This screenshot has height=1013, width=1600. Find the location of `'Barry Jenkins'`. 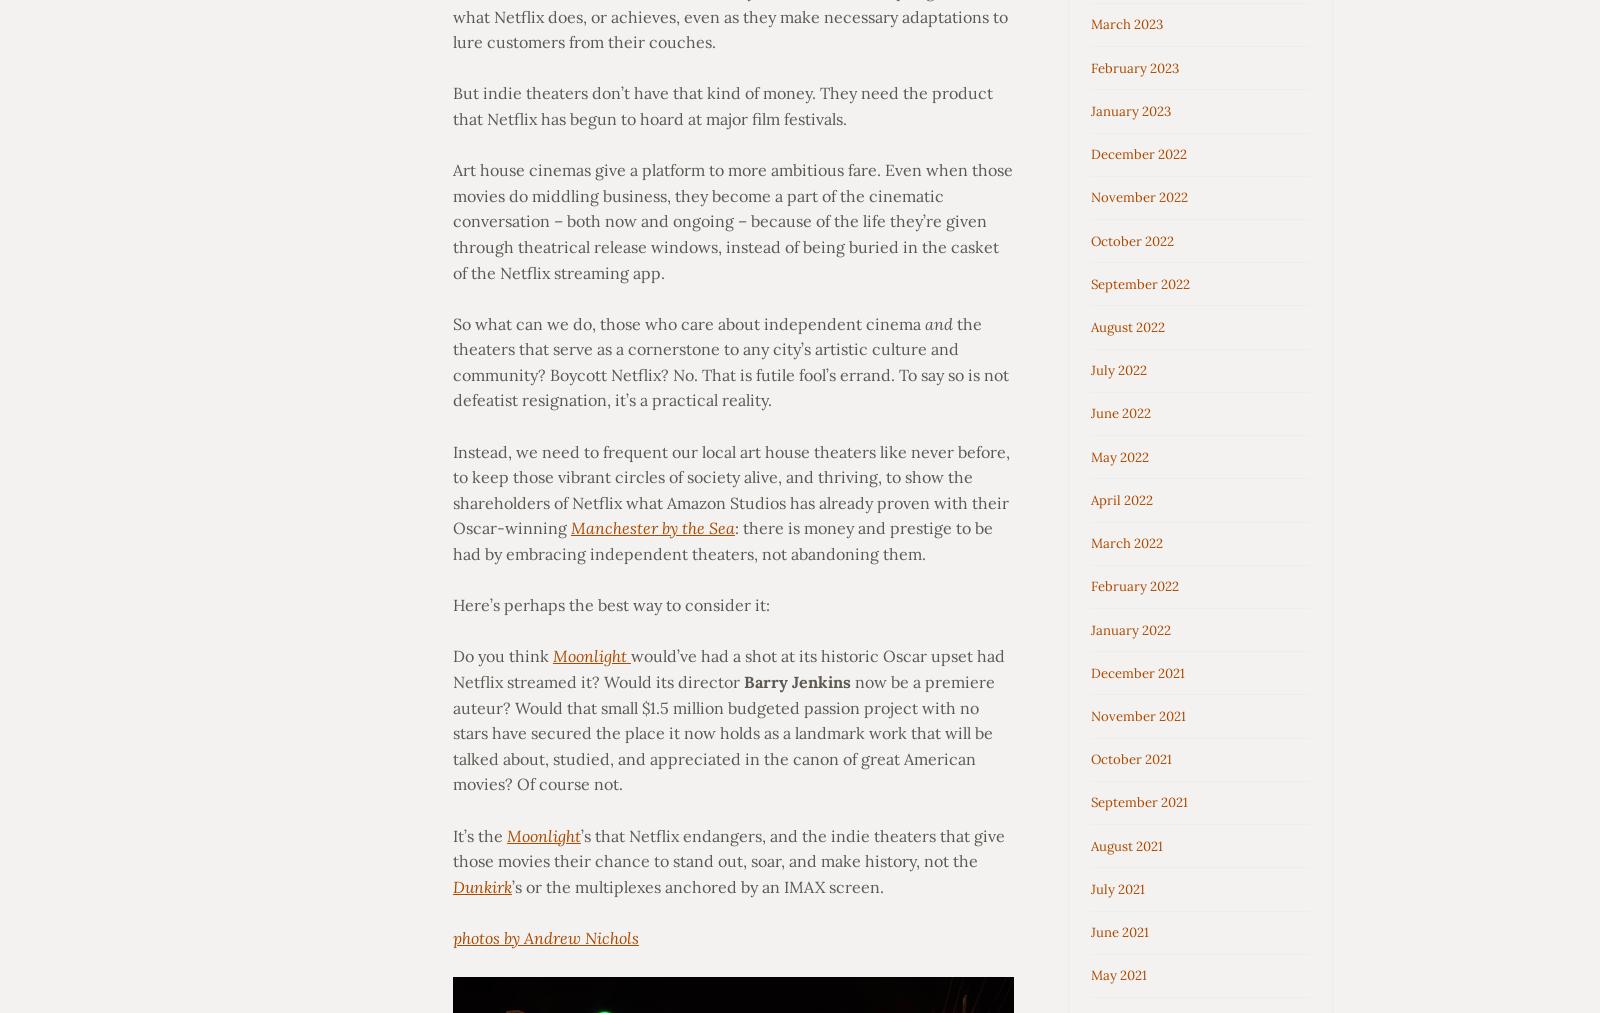

'Barry Jenkins' is located at coordinates (796, 680).